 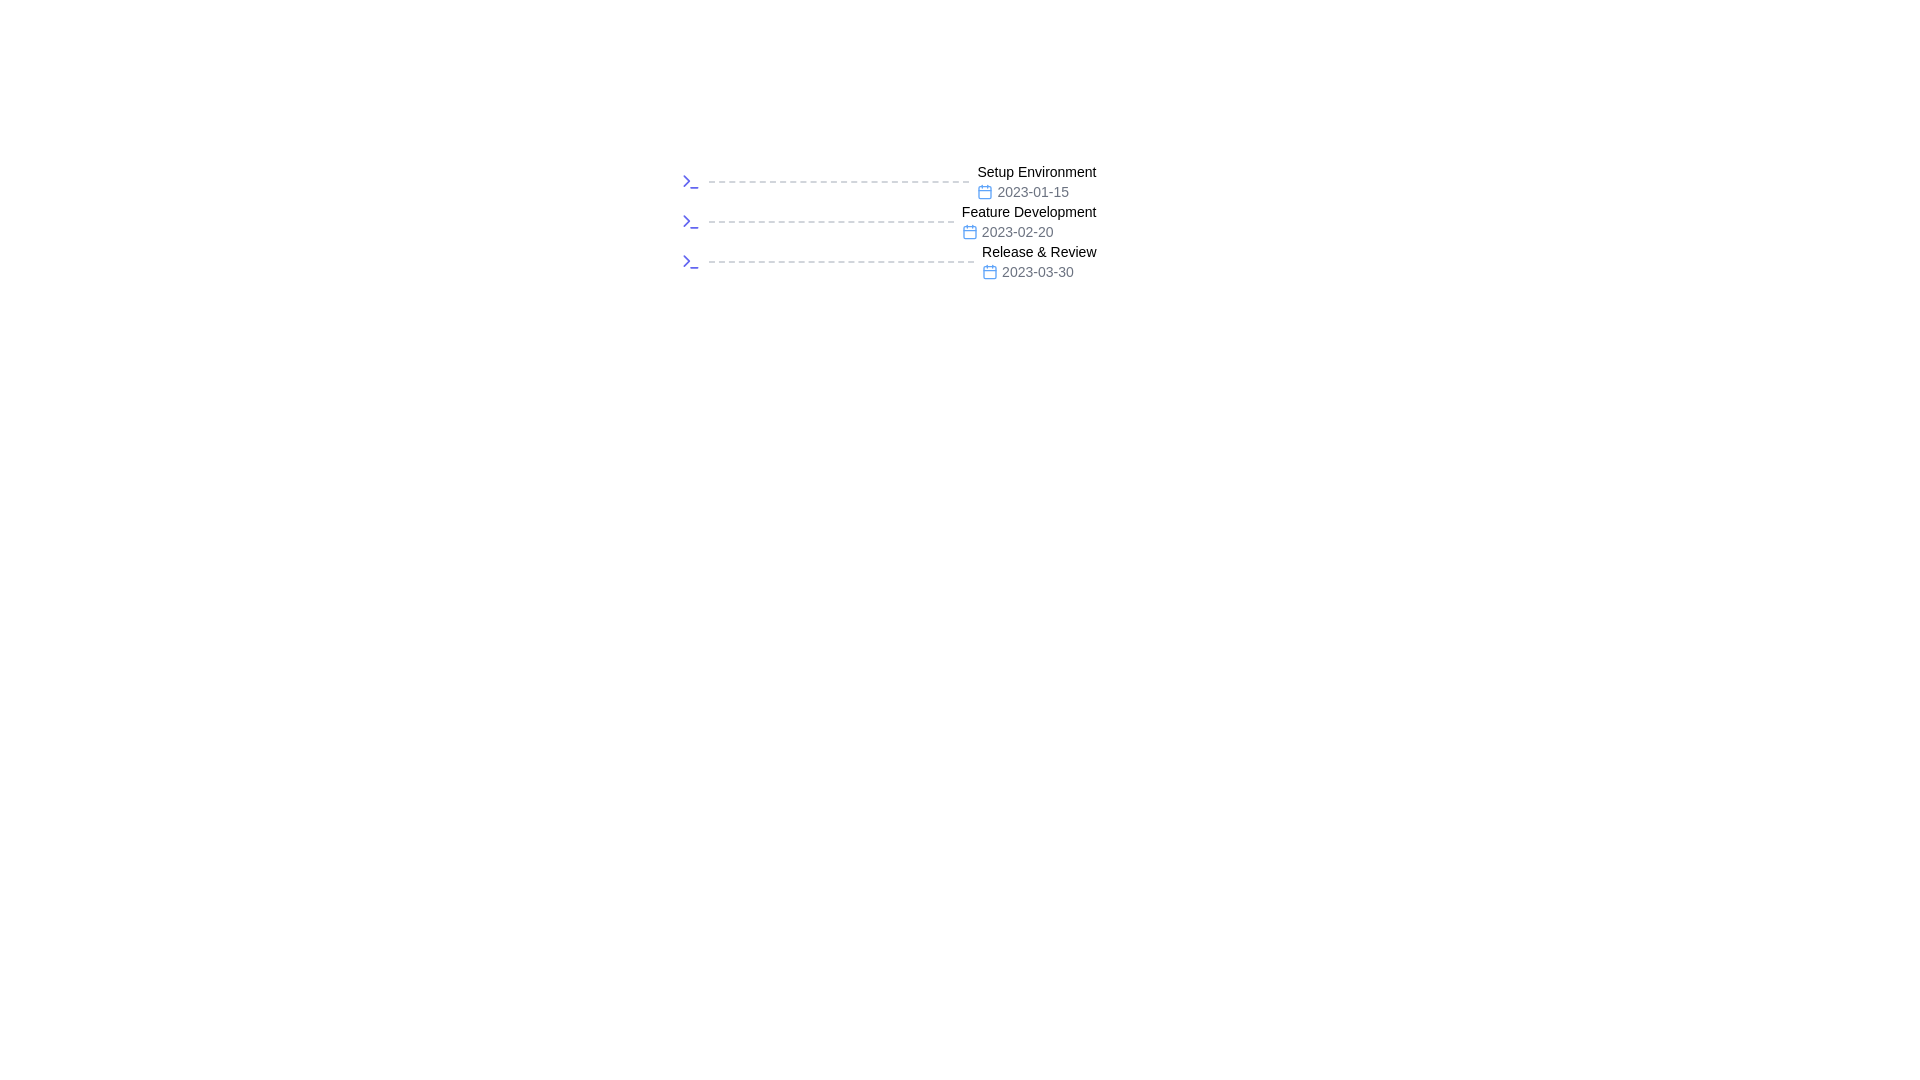 What do you see at coordinates (1036, 181) in the screenshot?
I see `the first text-based list item titled 'Setup Environment' with a date of '2023-01-15' and a small blue calendar icon` at bounding box center [1036, 181].